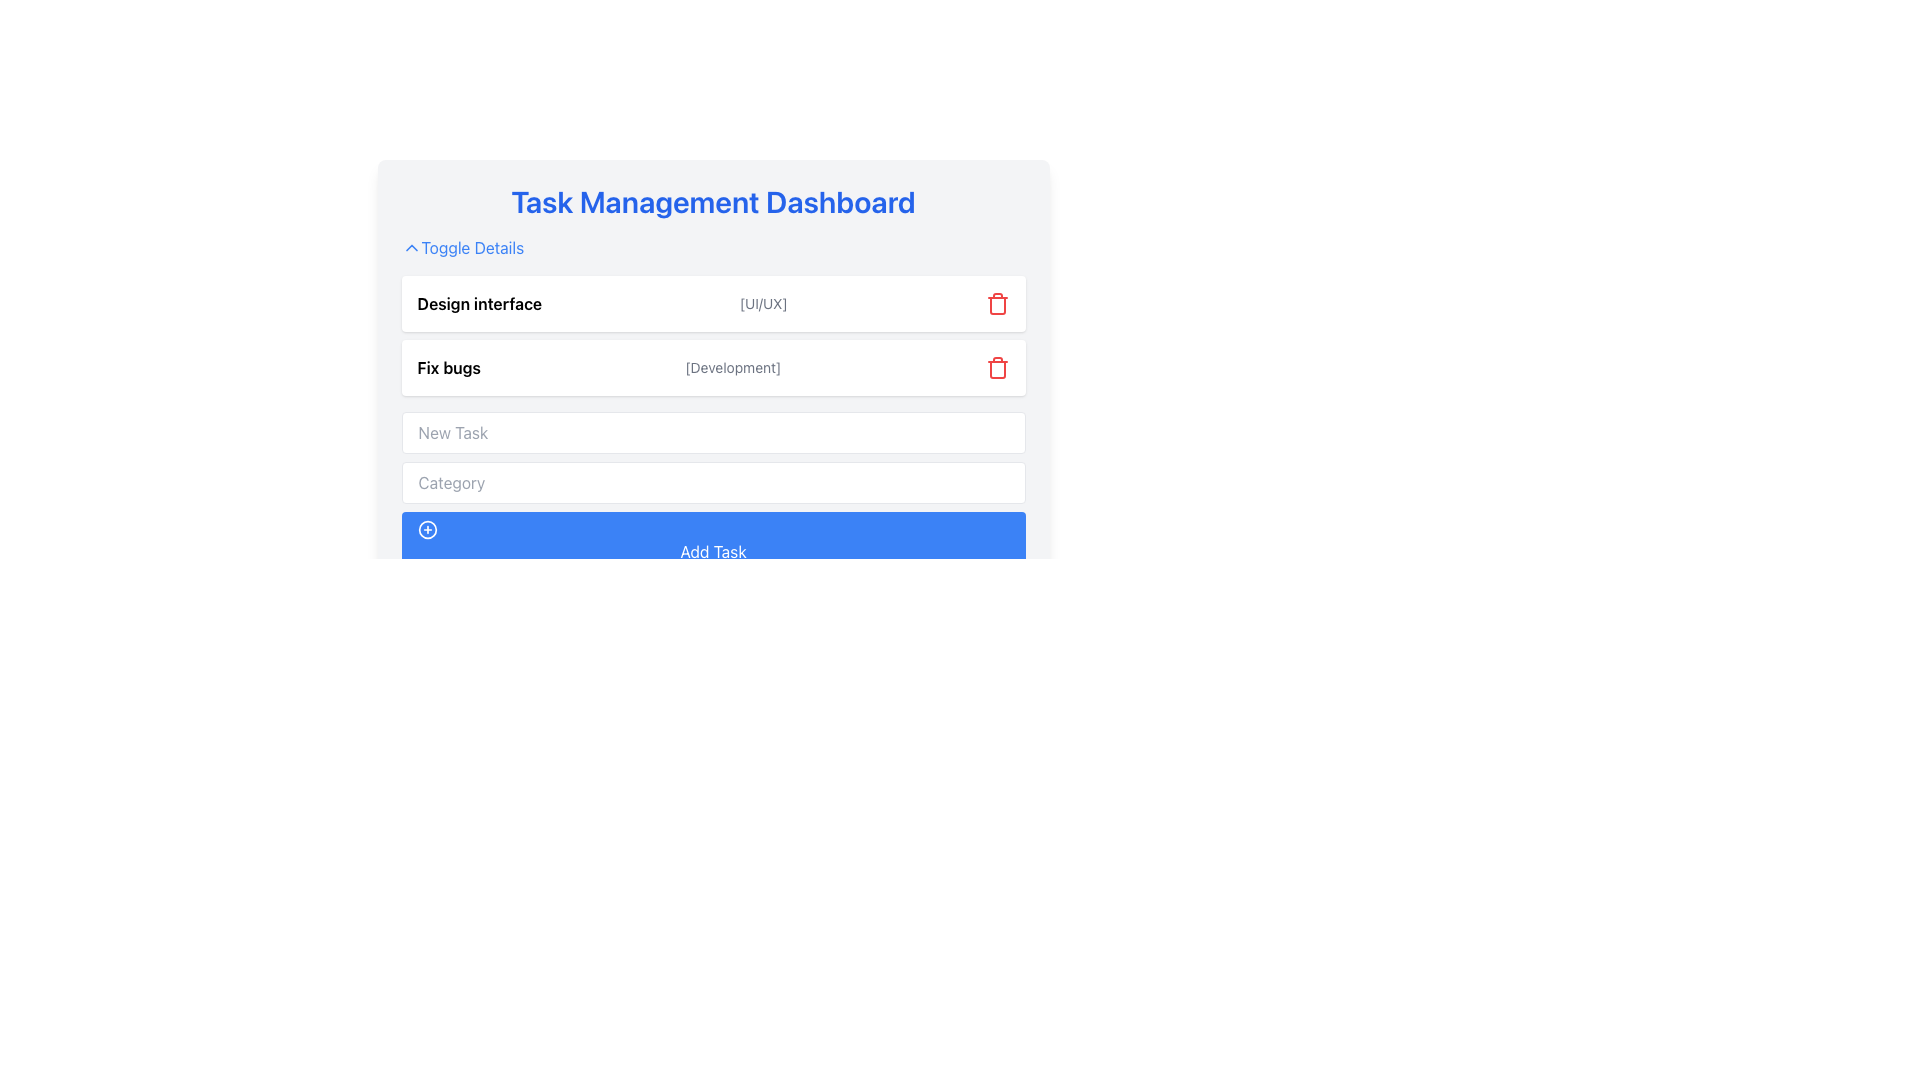  I want to click on the text label '[UI/UX]' which is a grey-colored category tag displayed in a smaller font size, located to the right of the 'Design interface' label in the task entry box, so click(762, 304).